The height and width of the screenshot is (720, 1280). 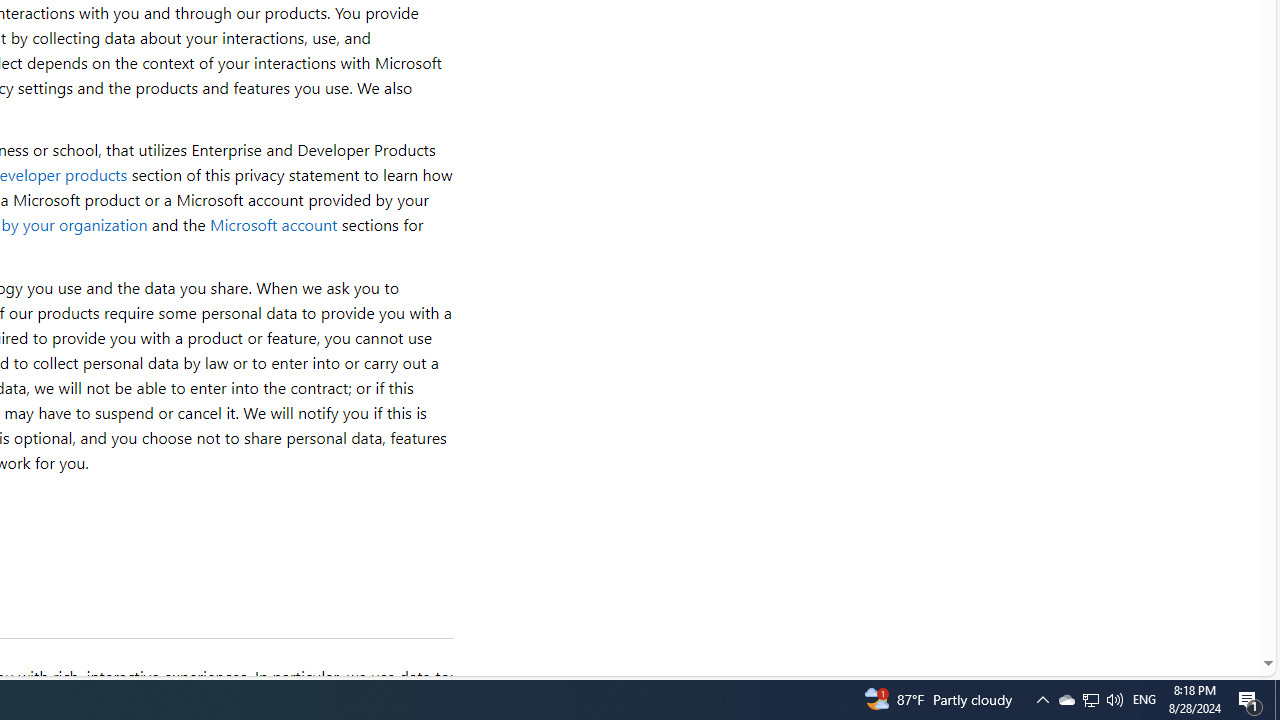 What do you see at coordinates (272, 225) in the screenshot?
I see `'Microsoft account'` at bounding box center [272, 225].